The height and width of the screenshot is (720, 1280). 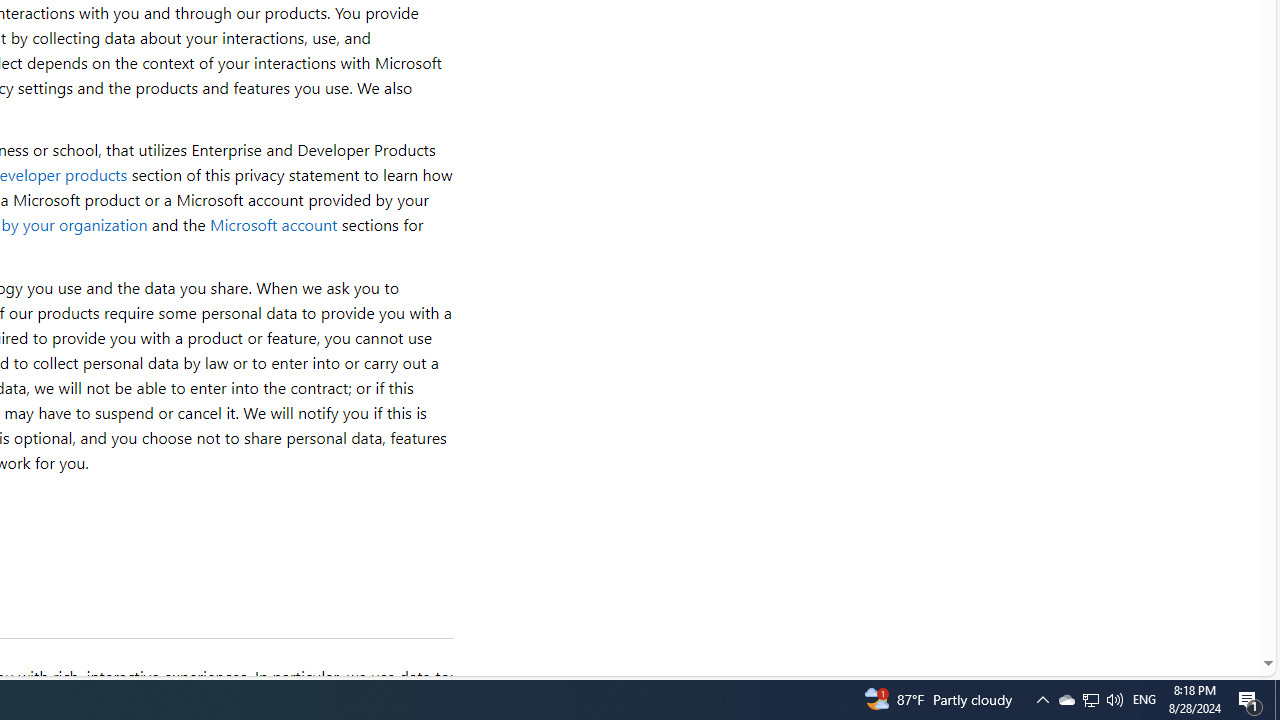 What do you see at coordinates (272, 225) in the screenshot?
I see `'Microsoft account'` at bounding box center [272, 225].